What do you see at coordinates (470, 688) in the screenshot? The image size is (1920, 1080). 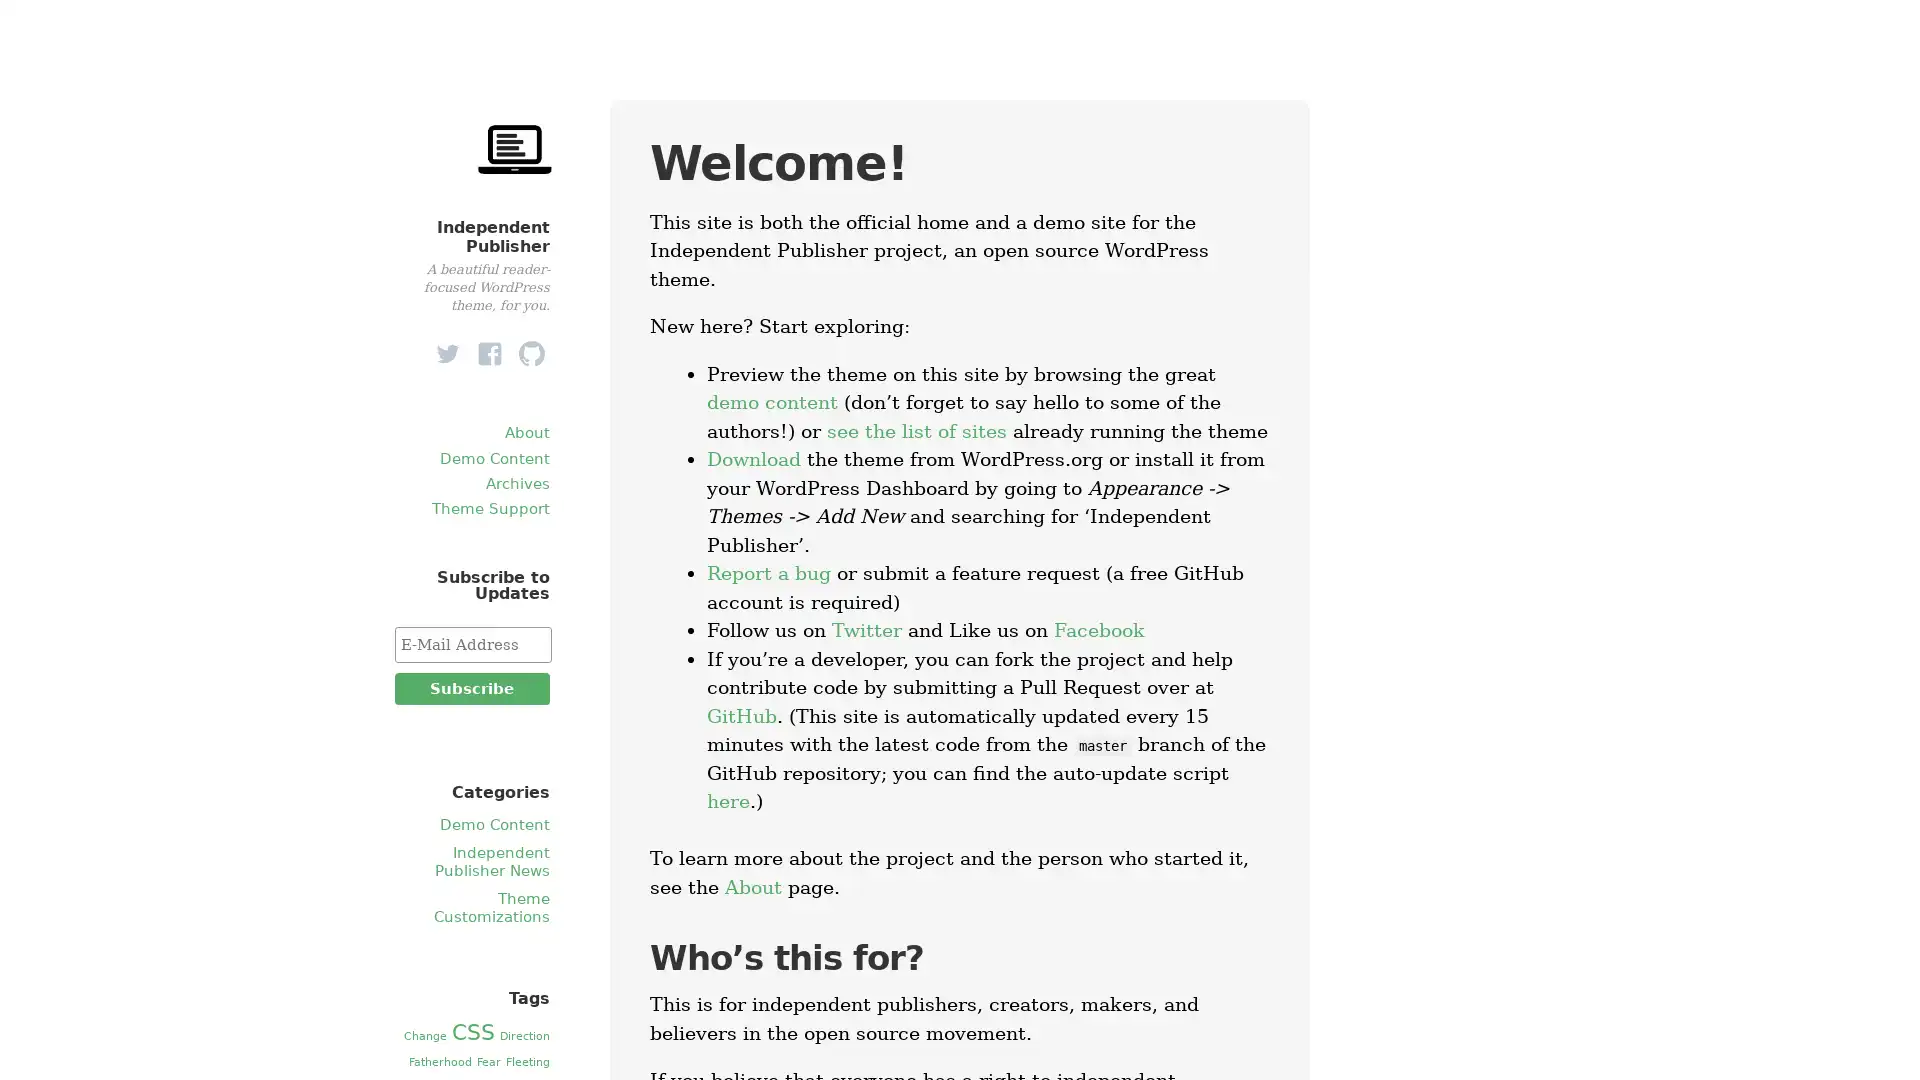 I see `Subscribe` at bounding box center [470, 688].